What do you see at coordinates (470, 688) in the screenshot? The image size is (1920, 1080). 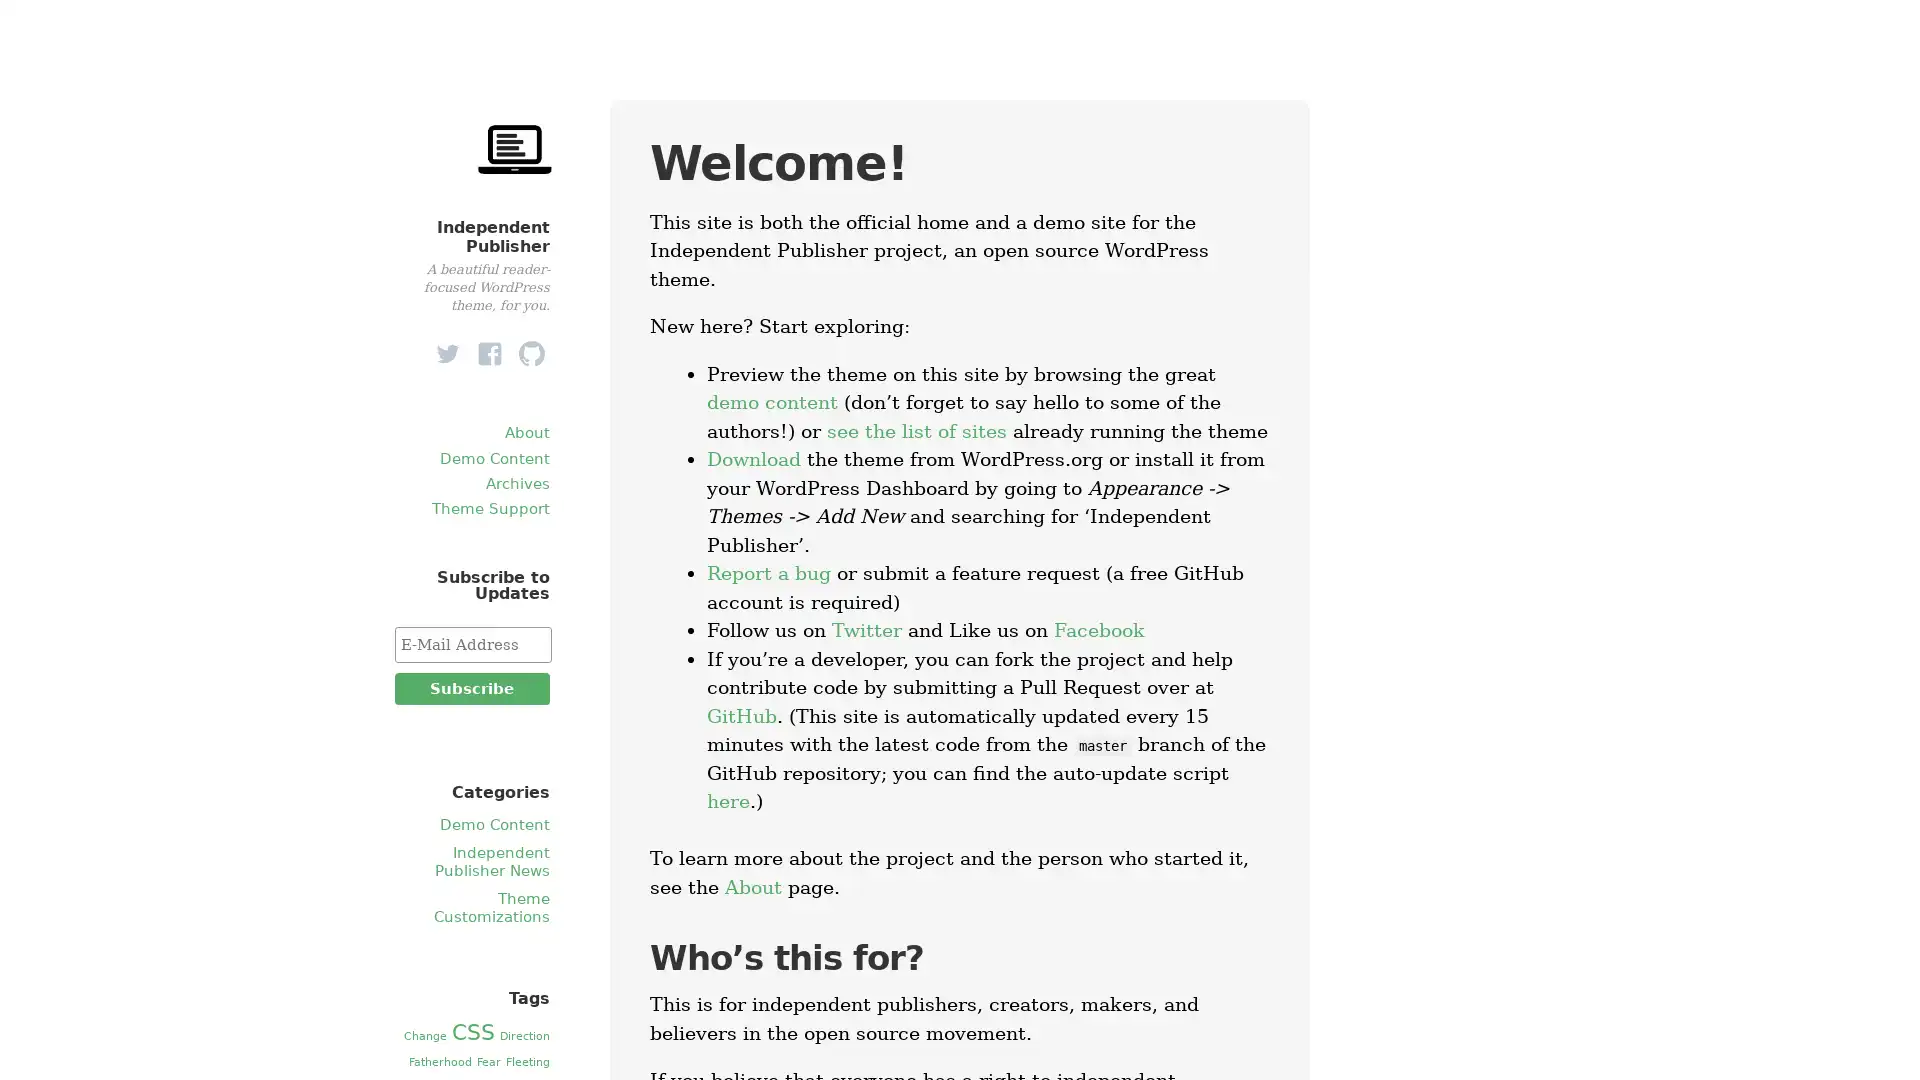 I see `Subscribe` at bounding box center [470, 688].